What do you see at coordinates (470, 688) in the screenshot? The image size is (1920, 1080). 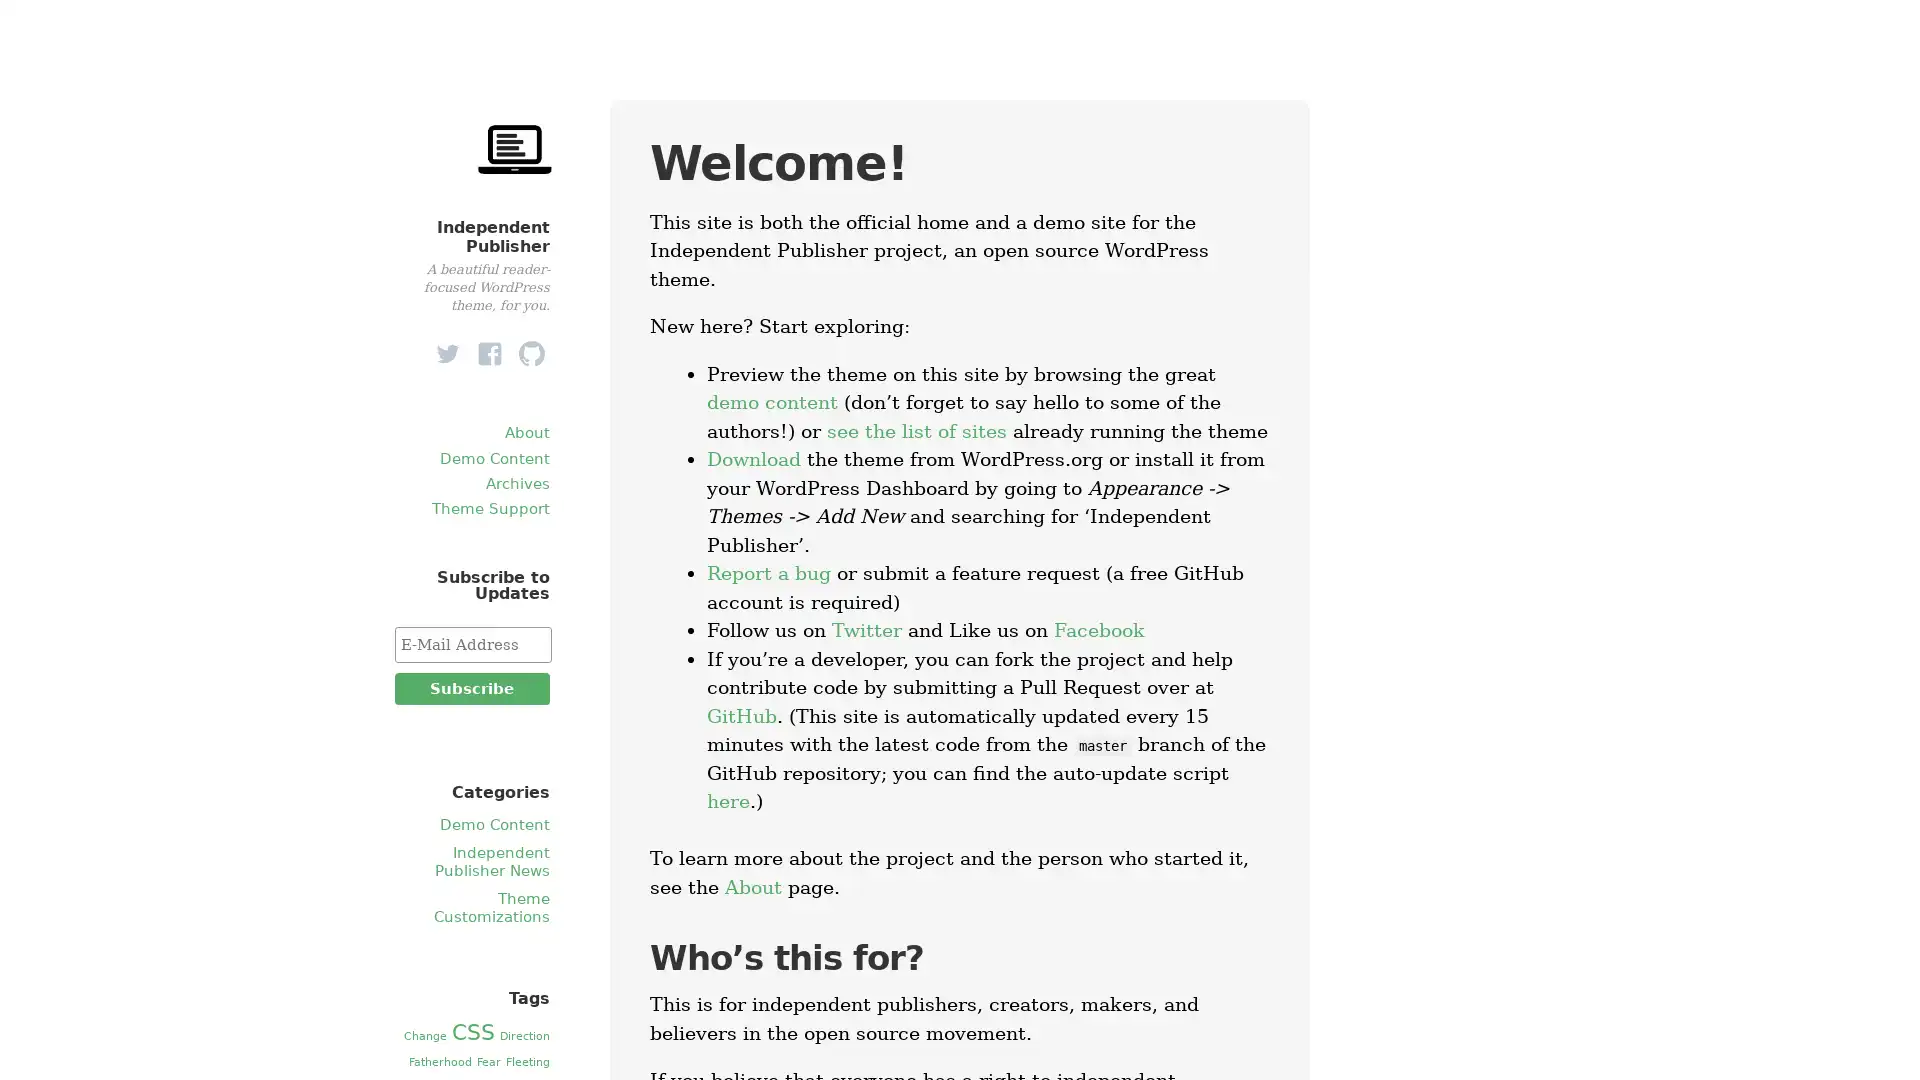 I see `Subscribe` at bounding box center [470, 688].